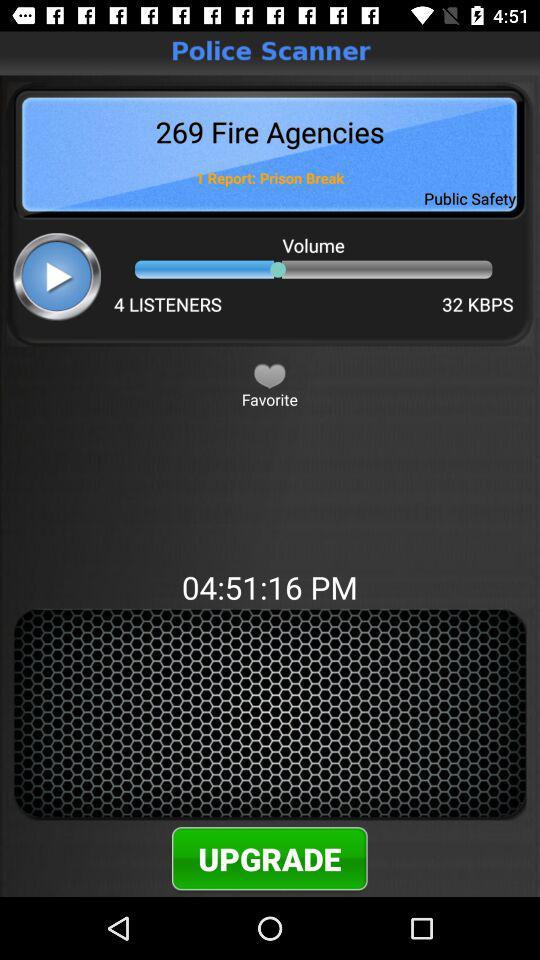  What do you see at coordinates (269, 374) in the screenshot?
I see `button` at bounding box center [269, 374].